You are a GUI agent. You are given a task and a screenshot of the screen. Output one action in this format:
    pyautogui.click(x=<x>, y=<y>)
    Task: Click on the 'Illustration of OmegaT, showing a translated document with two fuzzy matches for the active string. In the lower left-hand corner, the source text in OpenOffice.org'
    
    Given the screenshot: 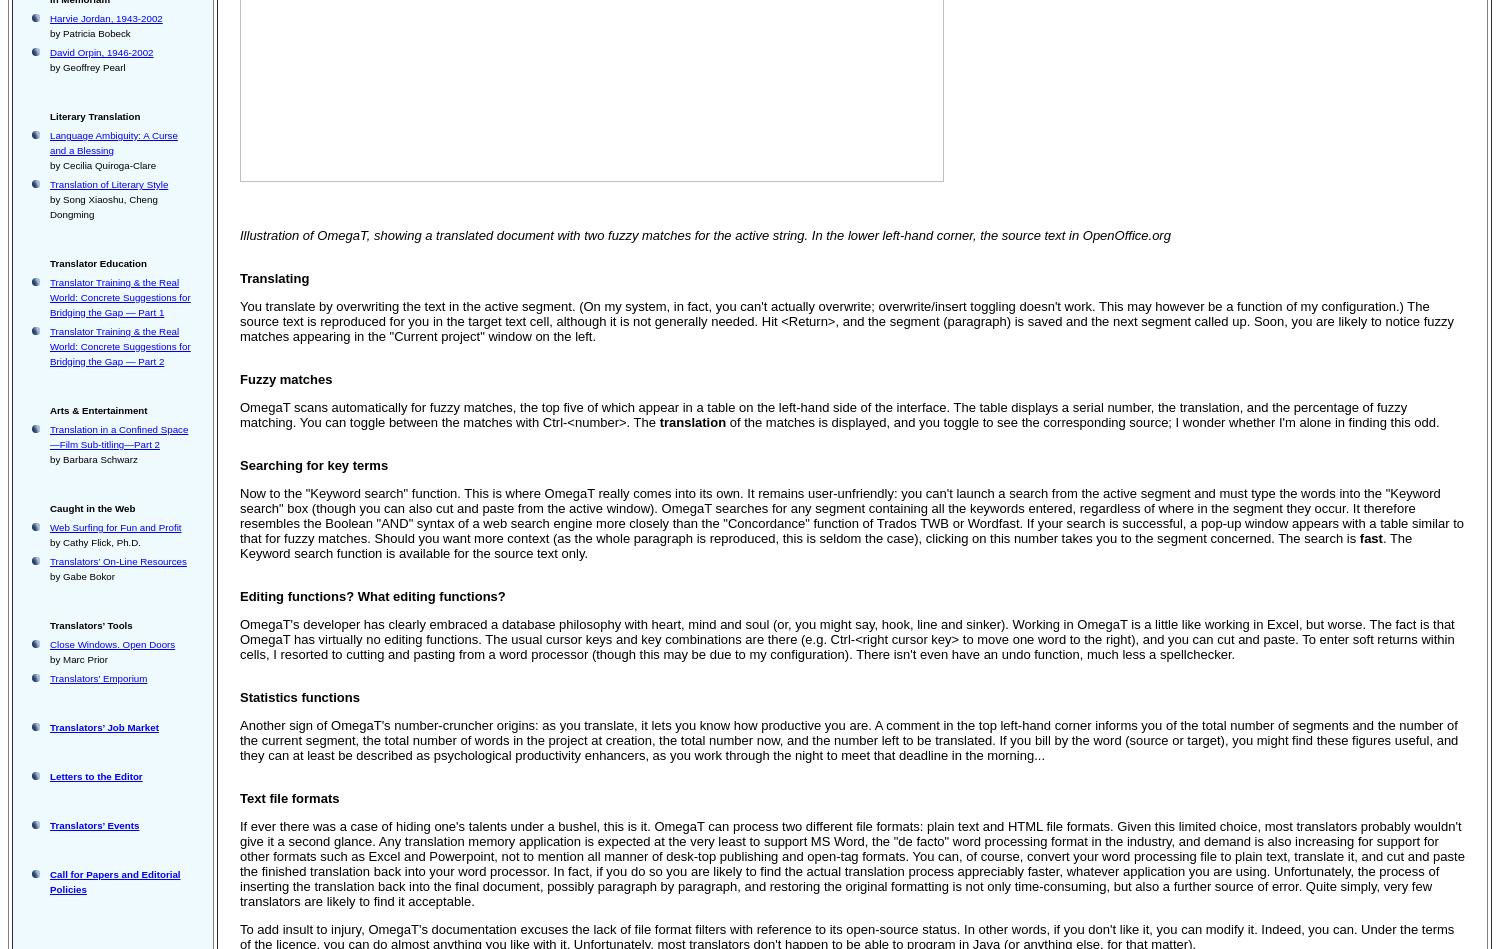 What is the action you would take?
    pyautogui.click(x=704, y=234)
    